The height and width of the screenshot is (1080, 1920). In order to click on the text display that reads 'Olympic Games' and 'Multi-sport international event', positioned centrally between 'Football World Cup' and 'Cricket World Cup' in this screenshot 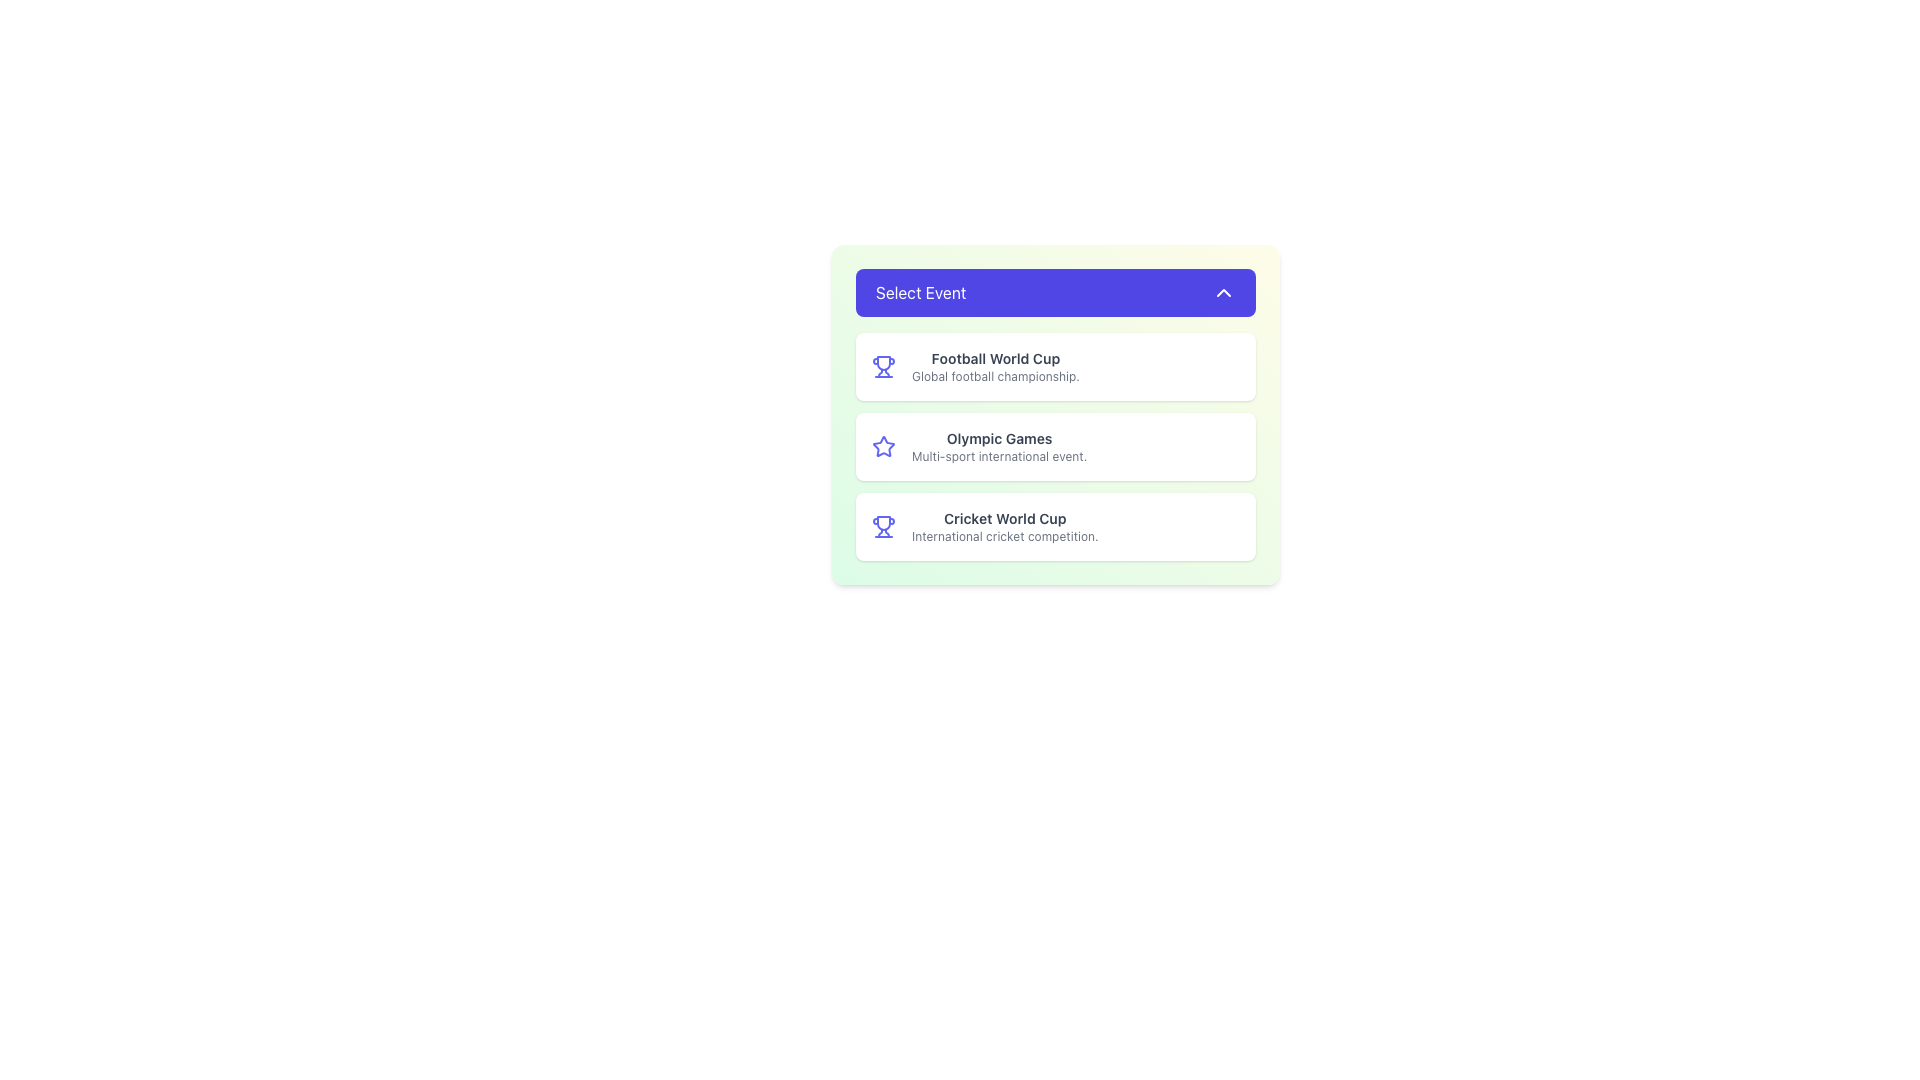, I will do `click(999, 446)`.